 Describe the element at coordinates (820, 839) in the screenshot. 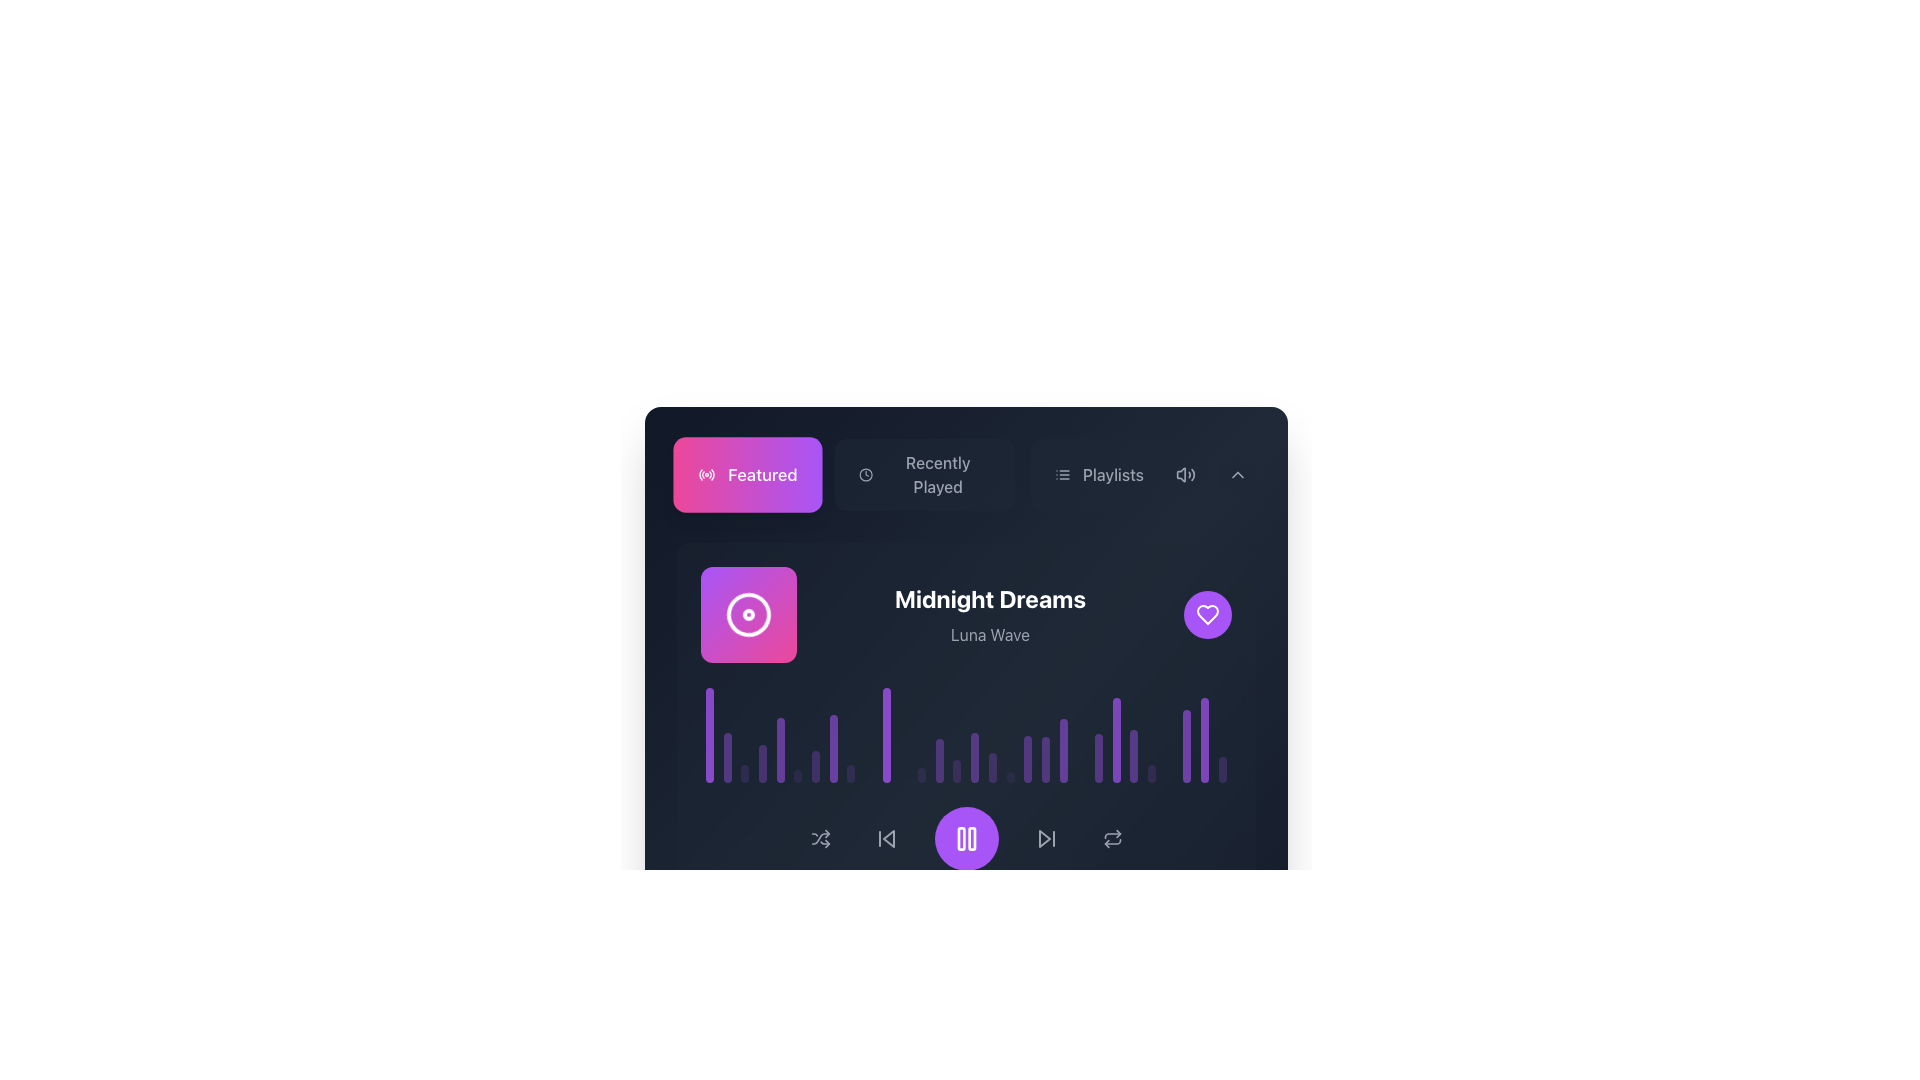

I see `the shuffle button with interlacing arrows at the bottom center of the interface` at that location.